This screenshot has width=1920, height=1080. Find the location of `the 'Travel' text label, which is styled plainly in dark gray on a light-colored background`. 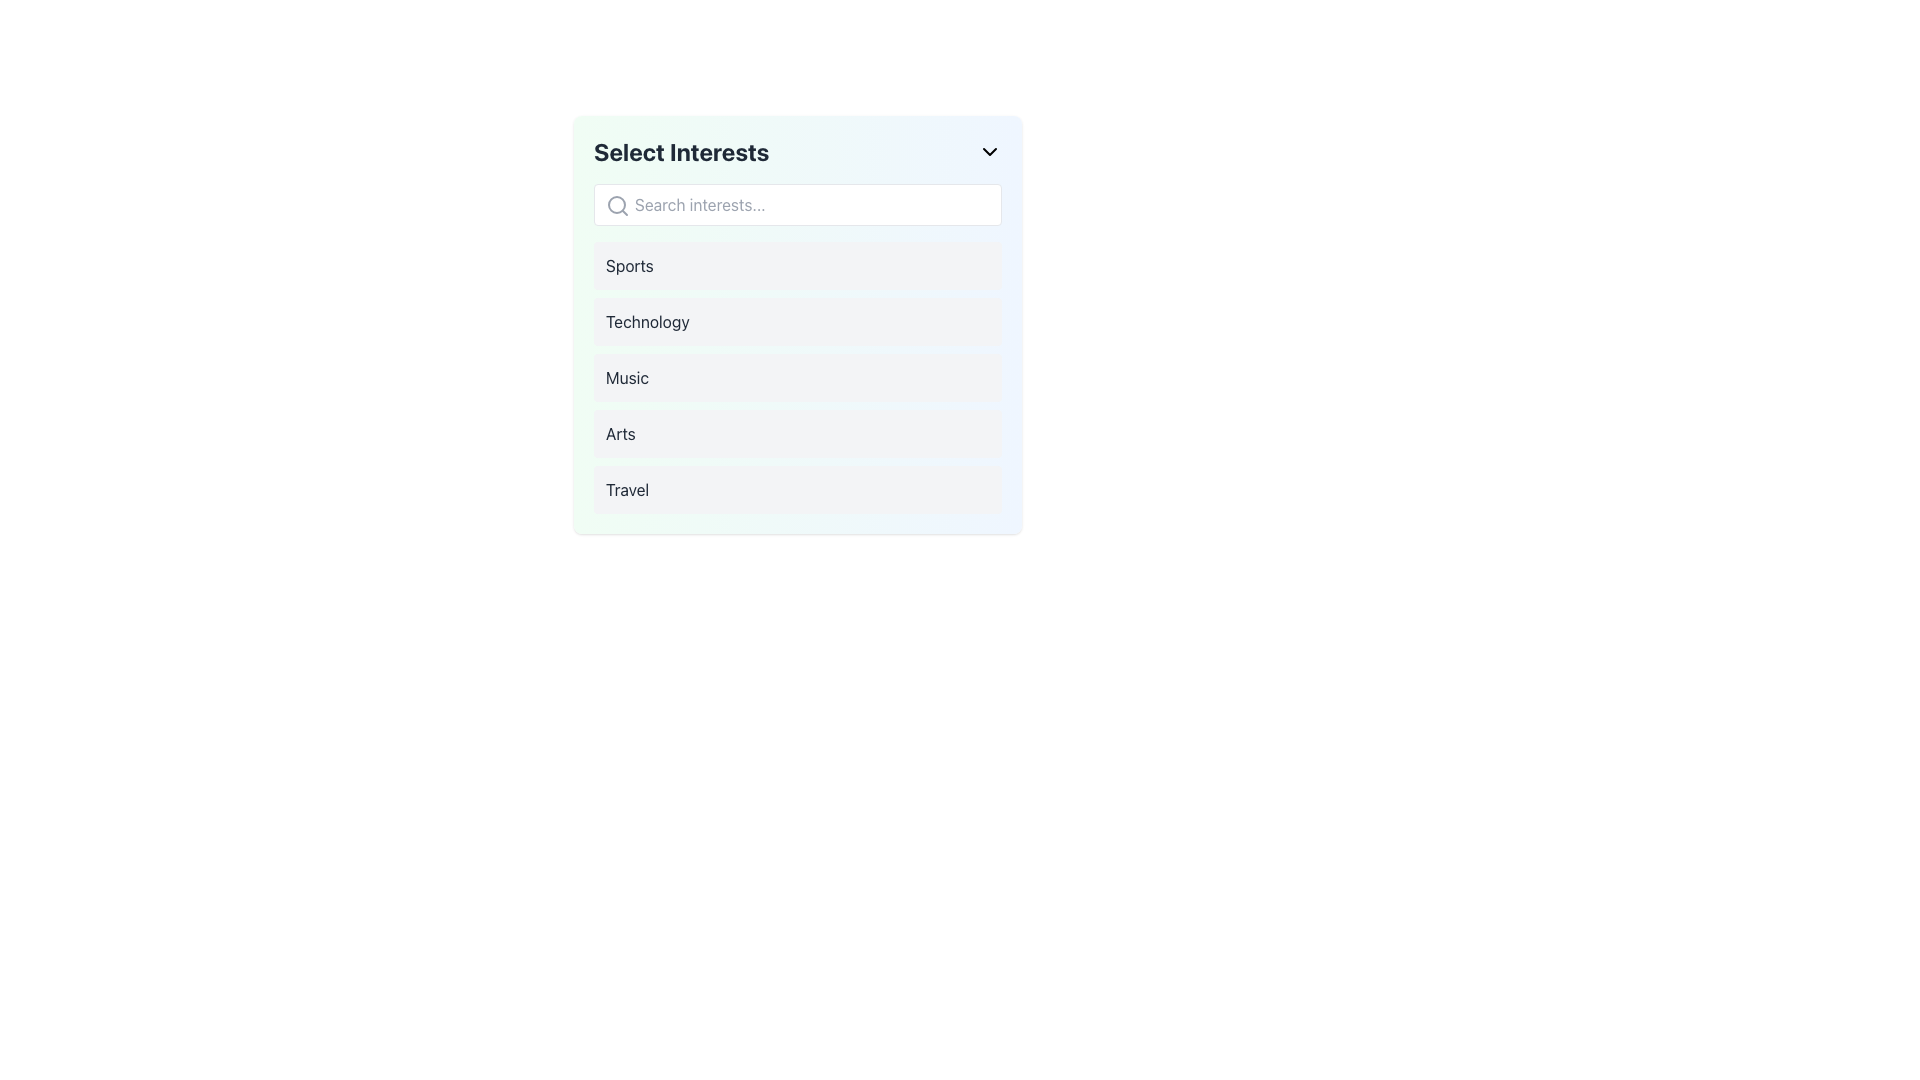

the 'Travel' text label, which is styled plainly in dark gray on a light-colored background is located at coordinates (626, 489).